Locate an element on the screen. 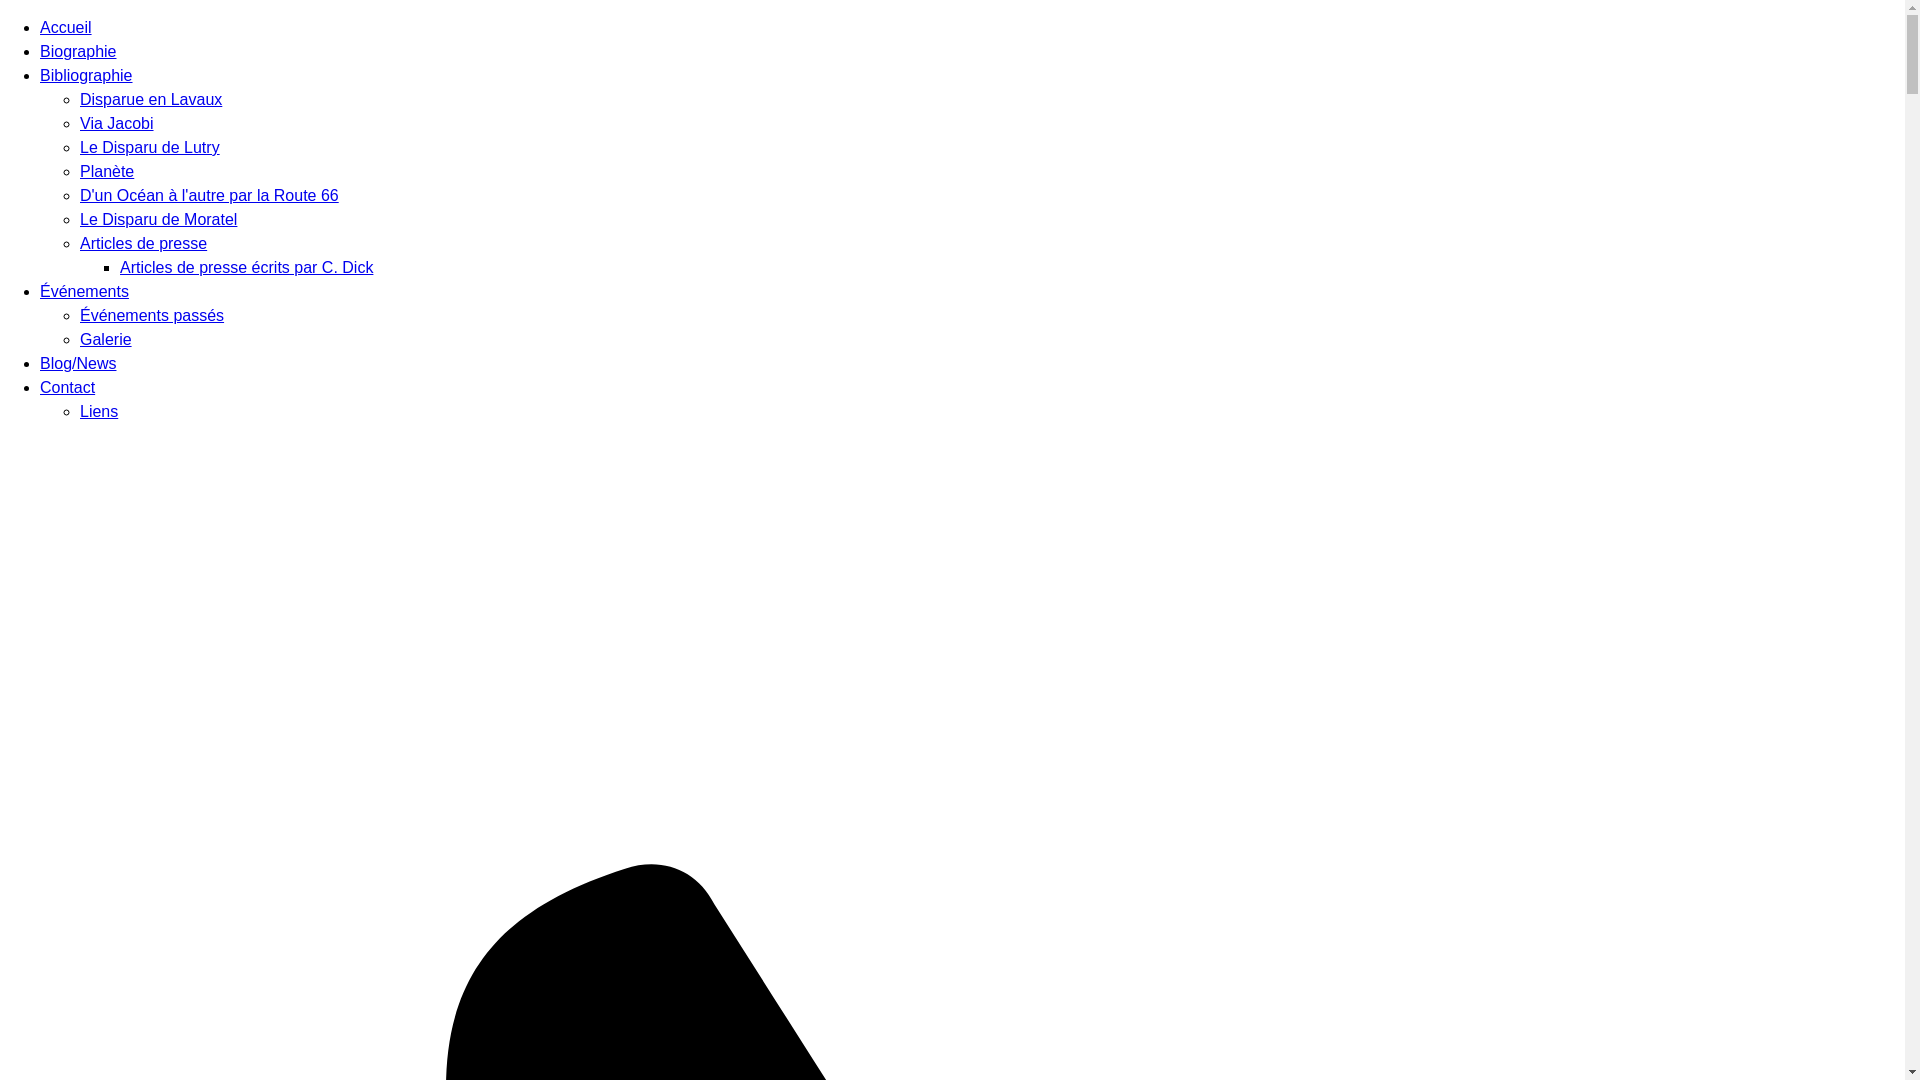  'Accueil' is located at coordinates (39, 27).